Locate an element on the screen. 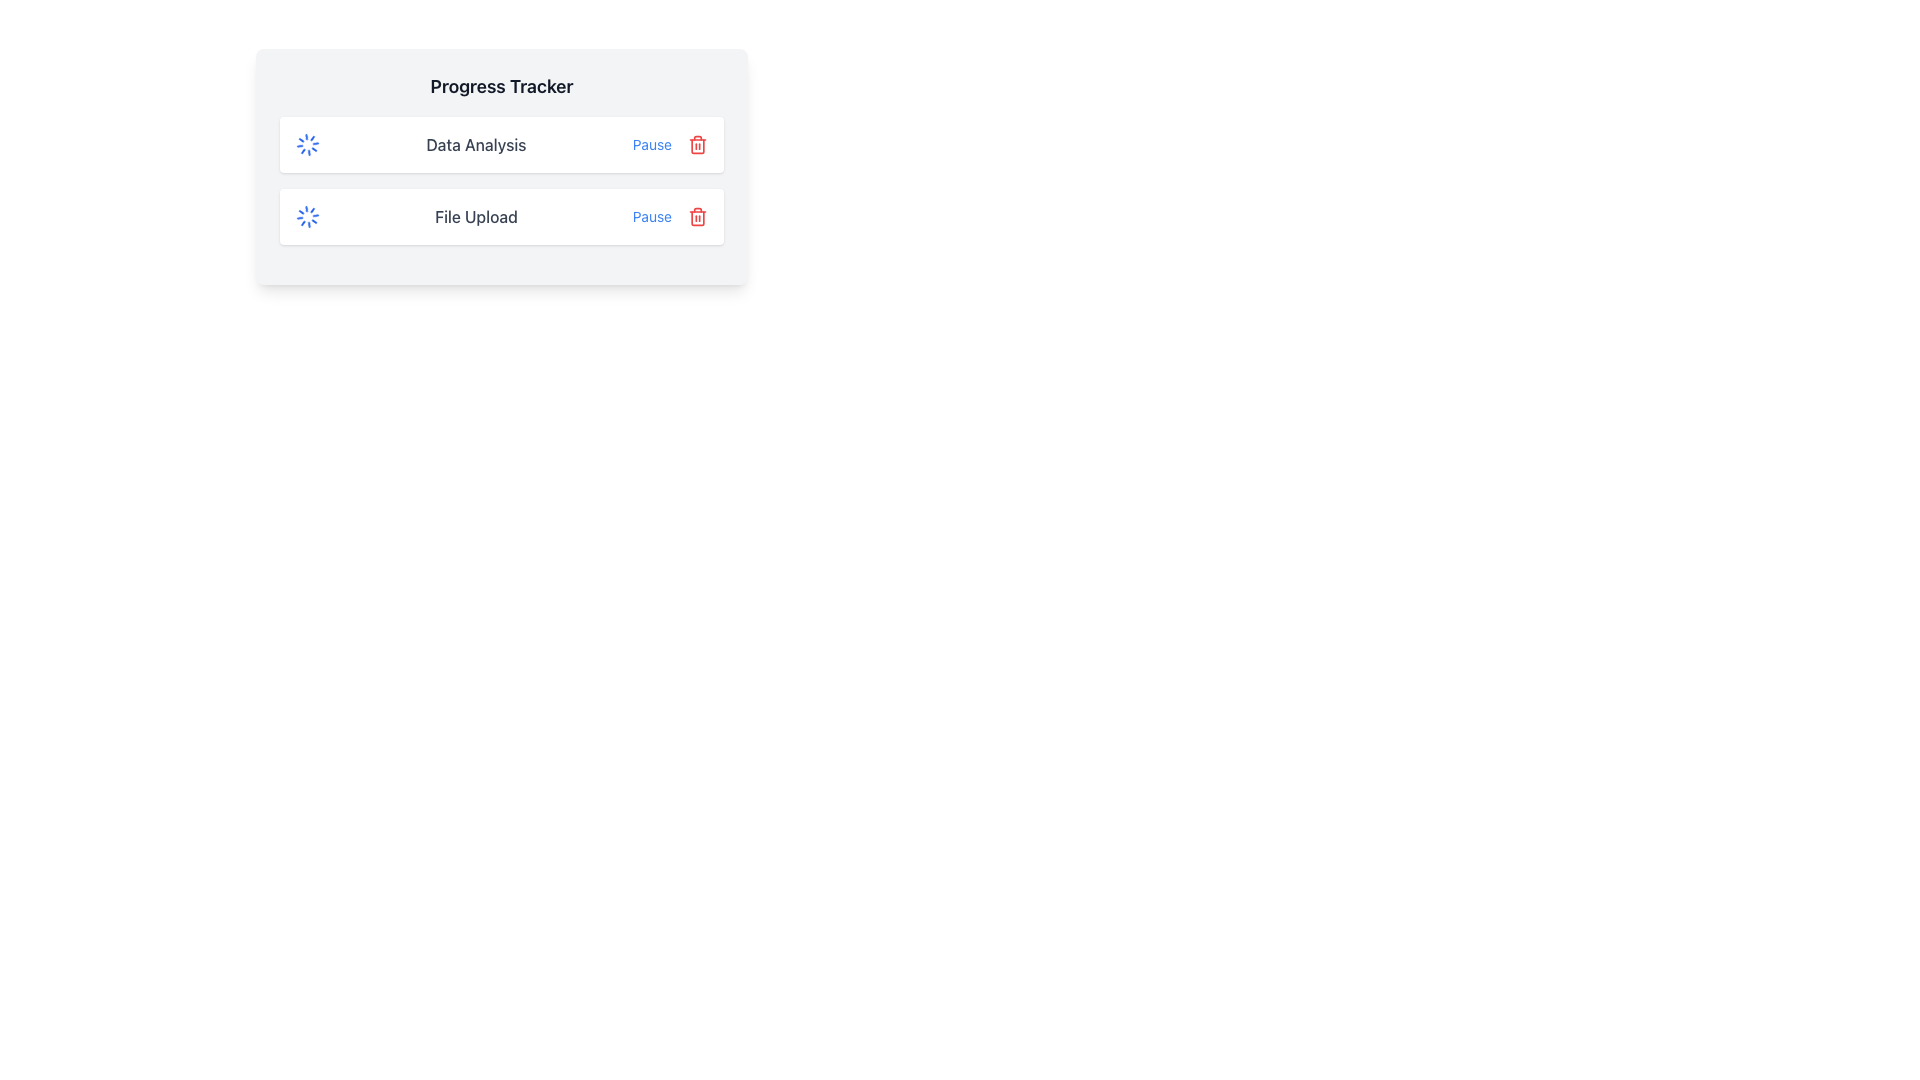 The height and width of the screenshot is (1080, 1920). the small red trash icon located to the far right of the 'Data Analysis' section in the 'Progress Tracker' is located at coordinates (697, 144).